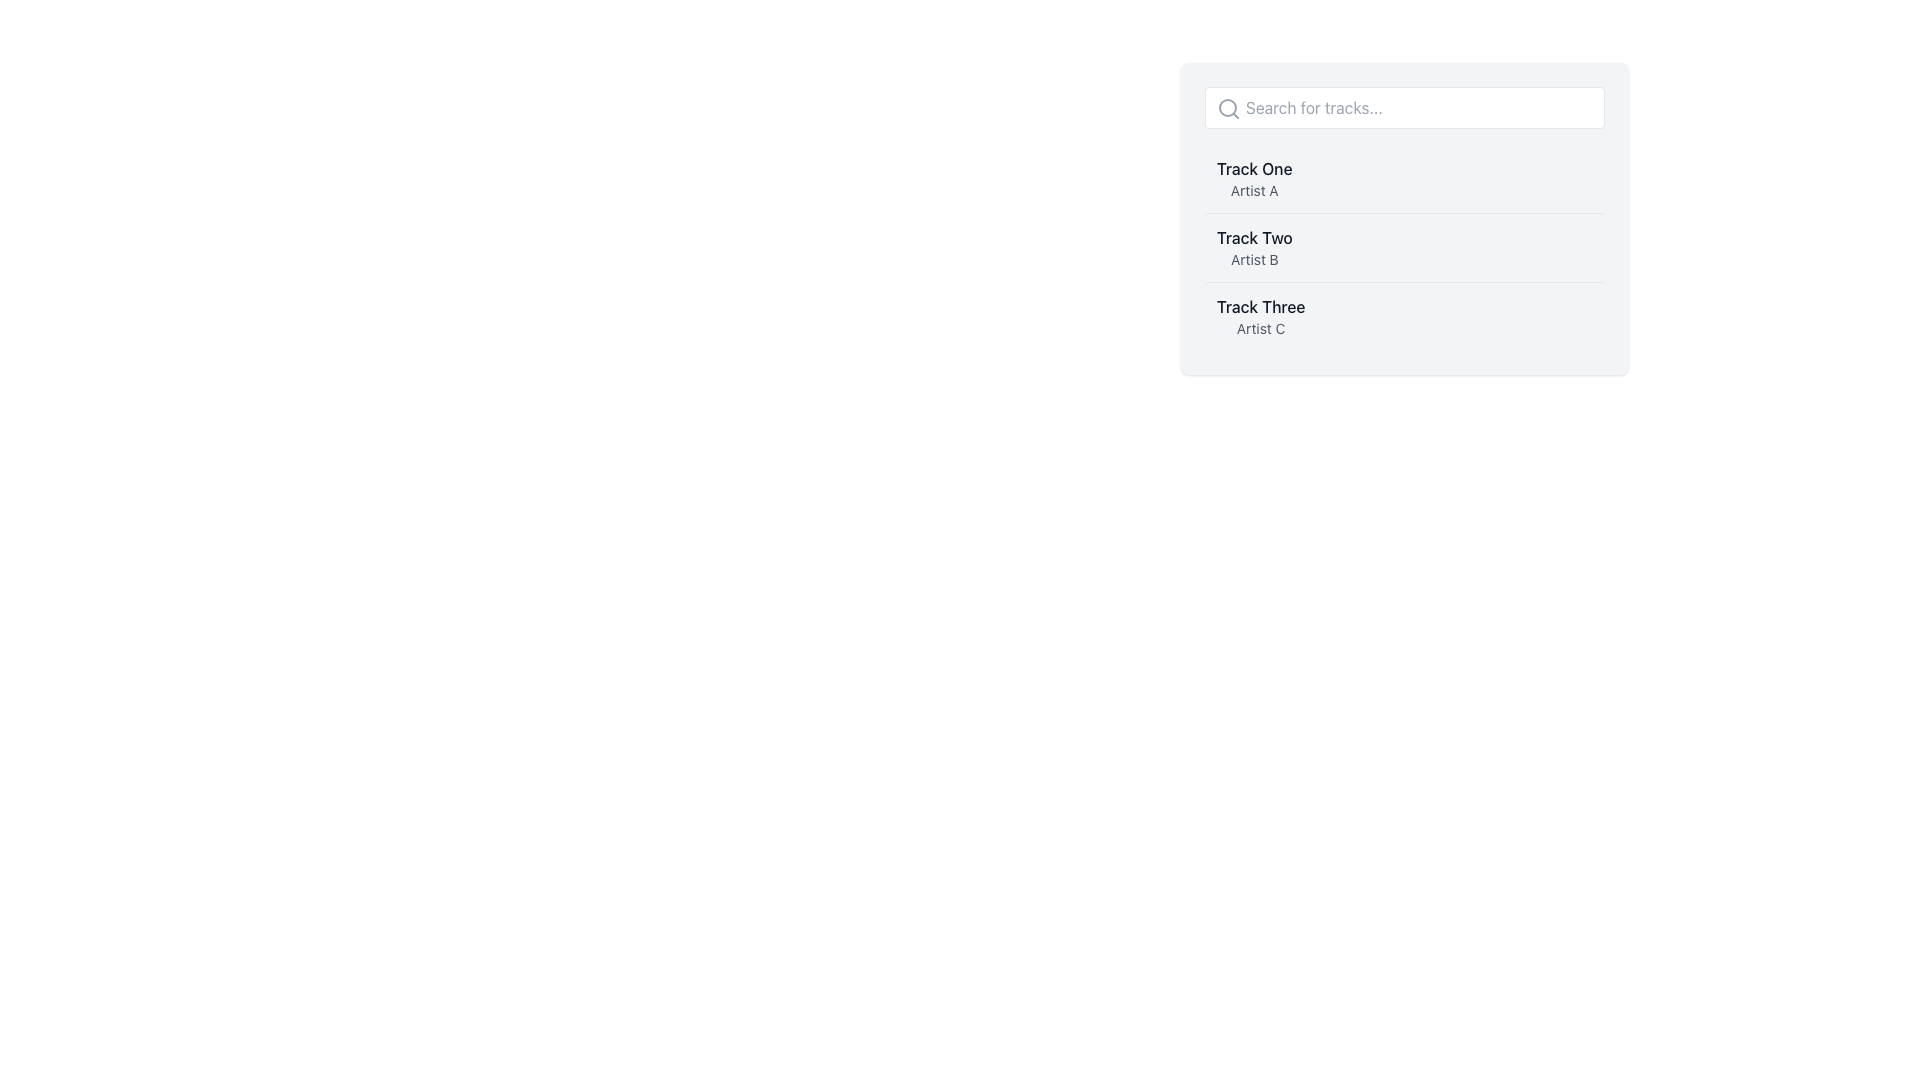 Image resolution: width=1920 pixels, height=1080 pixels. I want to click on the list item displaying 'Track Three' by 'Artist C', so click(1260, 315).